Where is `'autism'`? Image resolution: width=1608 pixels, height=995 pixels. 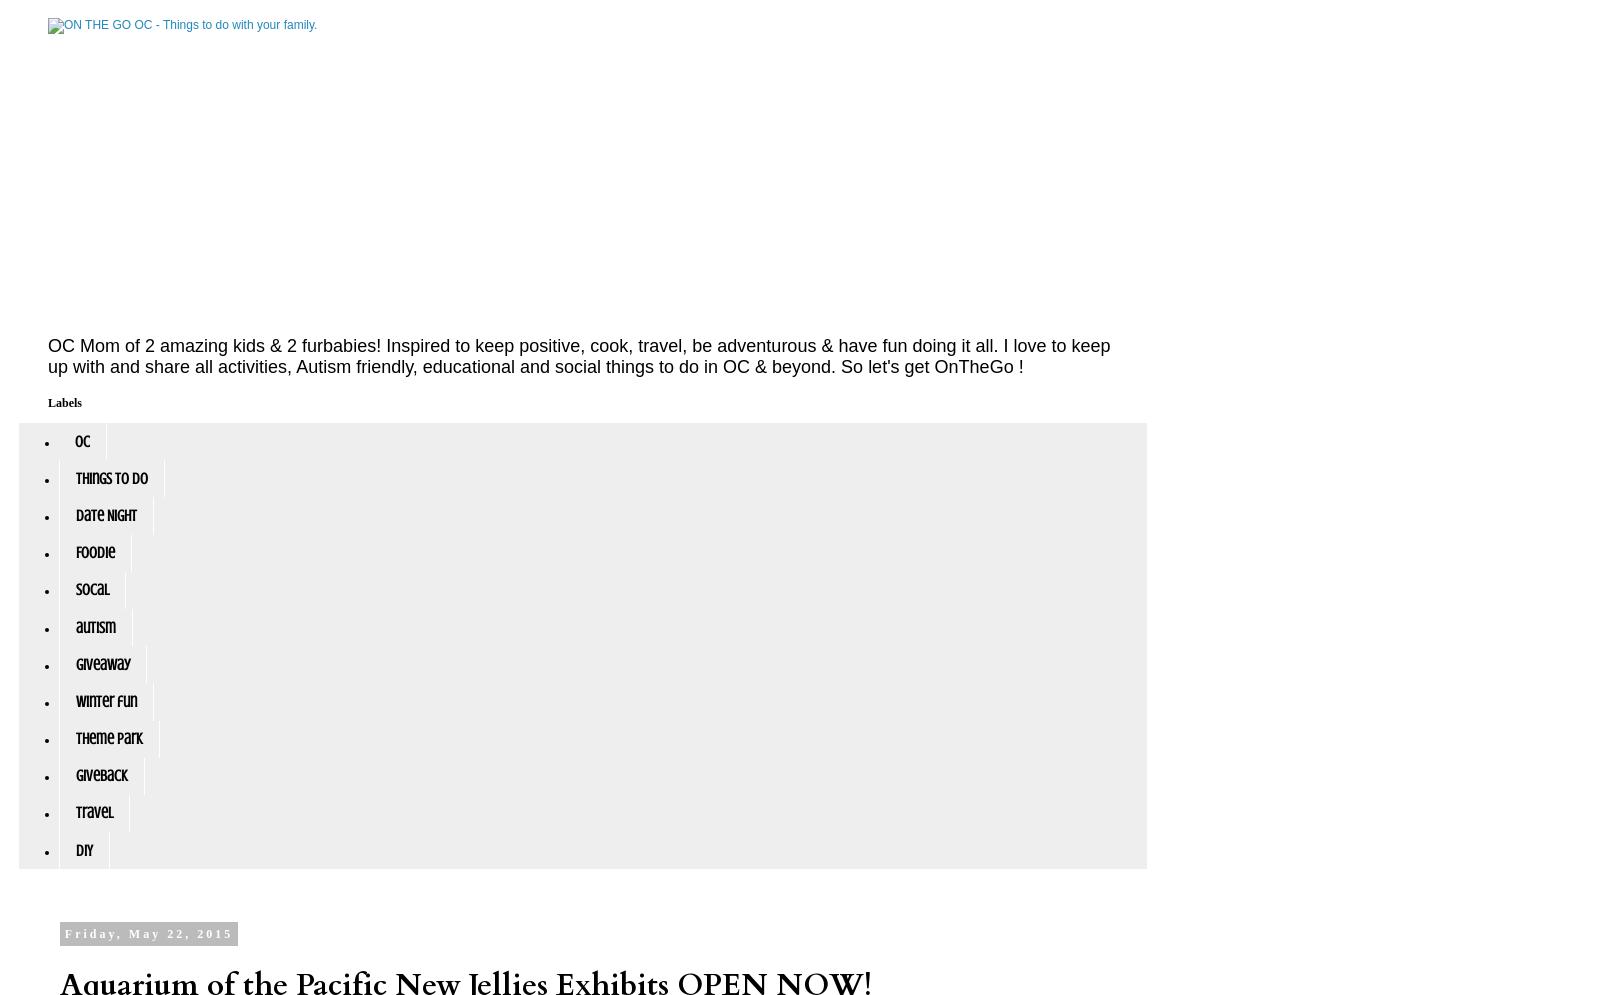
'autism' is located at coordinates (95, 627).